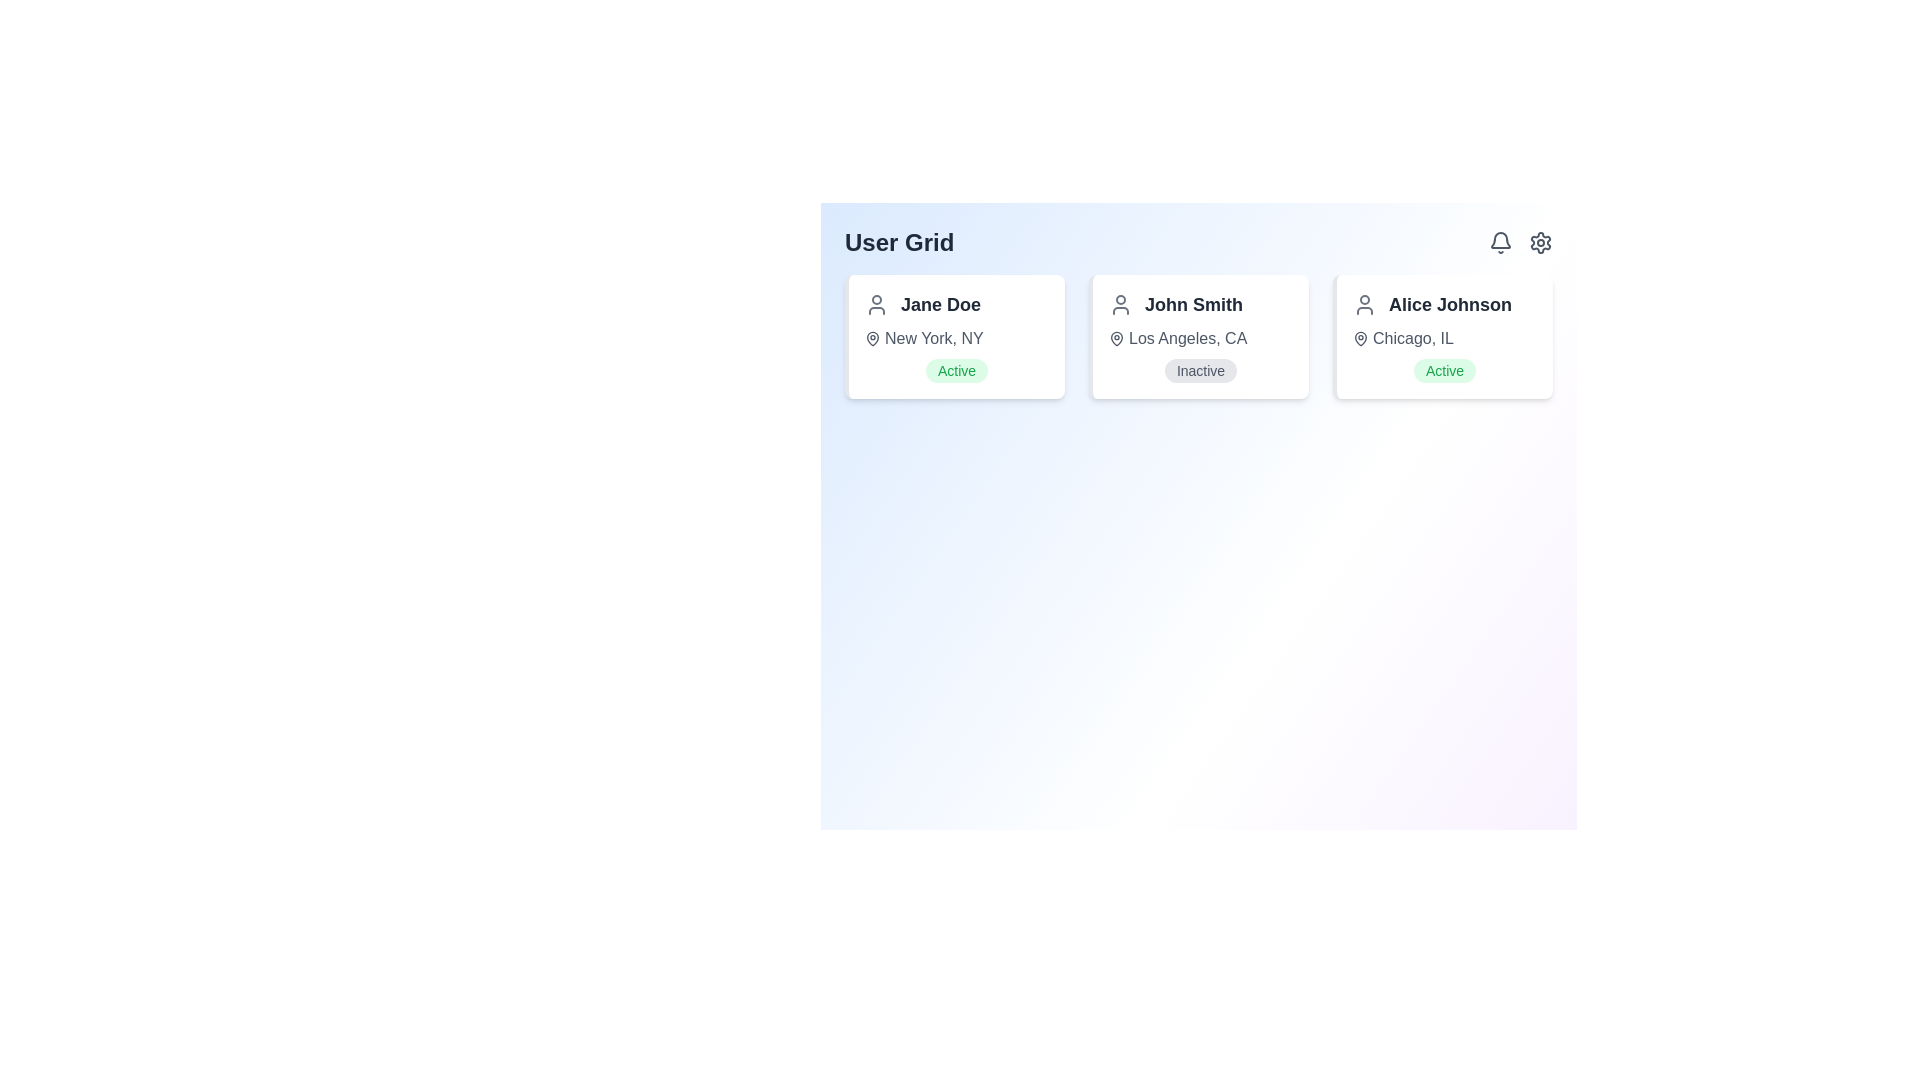 This screenshot has width=1920, height=1080. I want to click on the location icon associated with user 'John Smith', positioned to the left of the text 'Los Angeles, CA', so click(1116, 337).